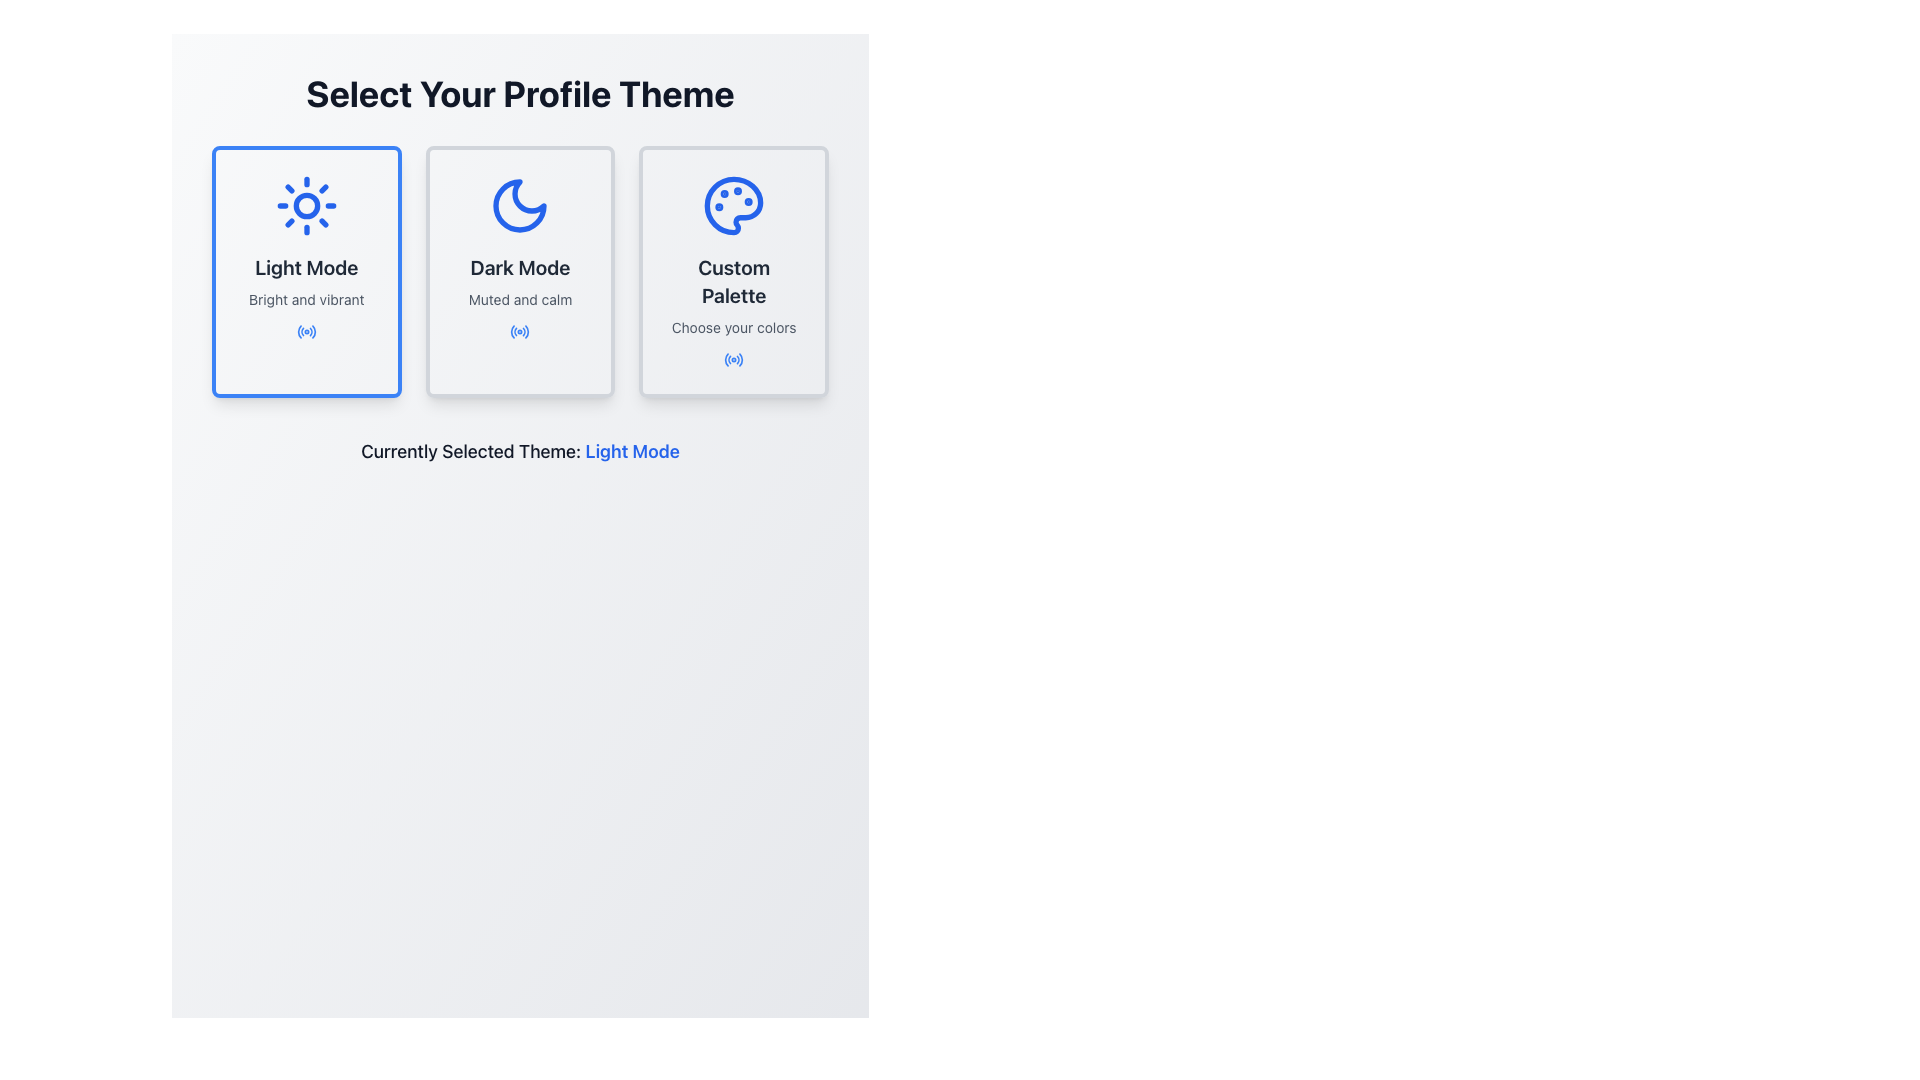  Describe the element at coordinates (520, 451) in the screenshot. I see `the text label that indicates the currently selected theme for the user's profile, which is located below the three theme selection cards` at that location.